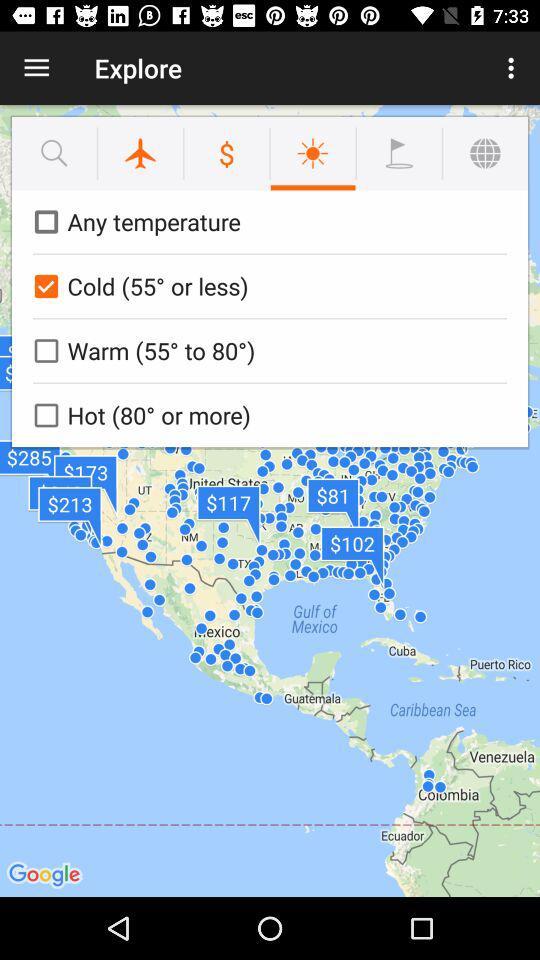  I want to click on icon next to explore icon, so click(36, 68).